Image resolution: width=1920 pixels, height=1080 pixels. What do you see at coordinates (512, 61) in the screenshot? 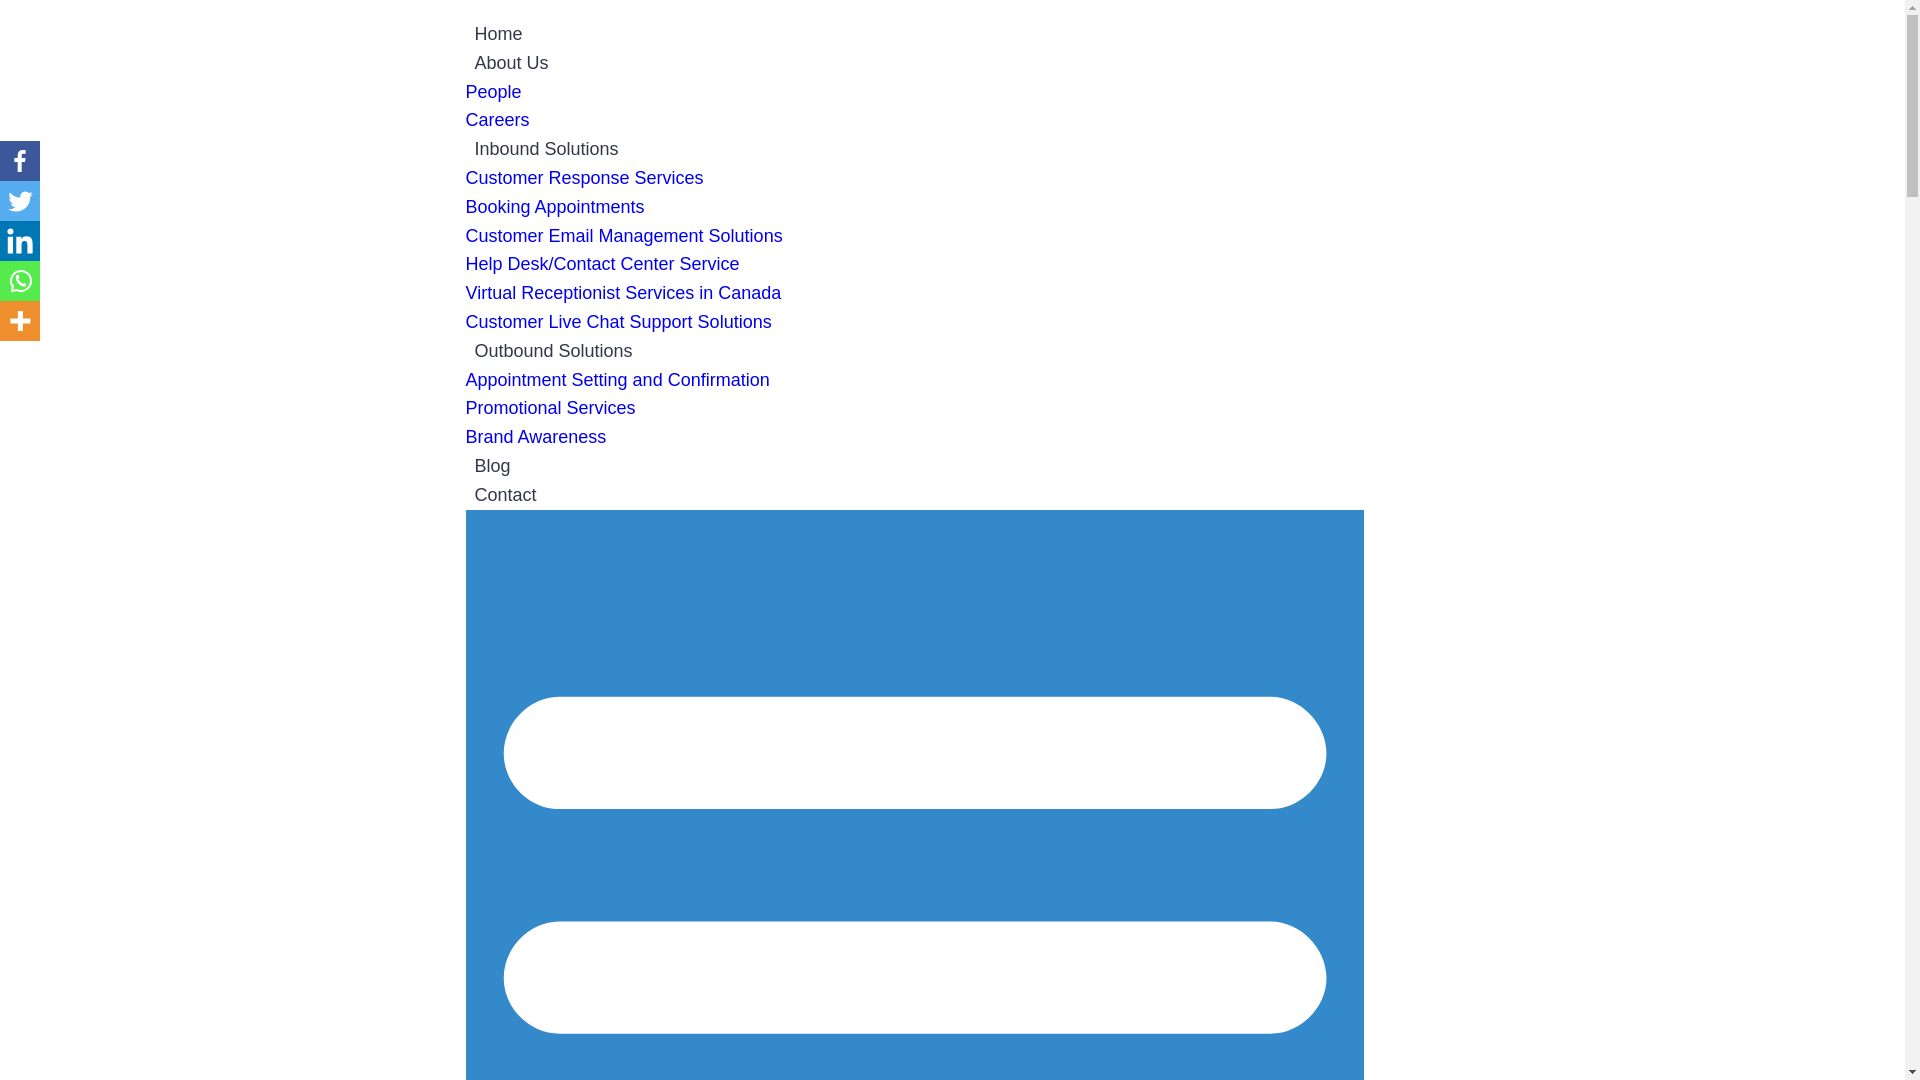
I see `'About Us'` at bounding box center [512, 61].